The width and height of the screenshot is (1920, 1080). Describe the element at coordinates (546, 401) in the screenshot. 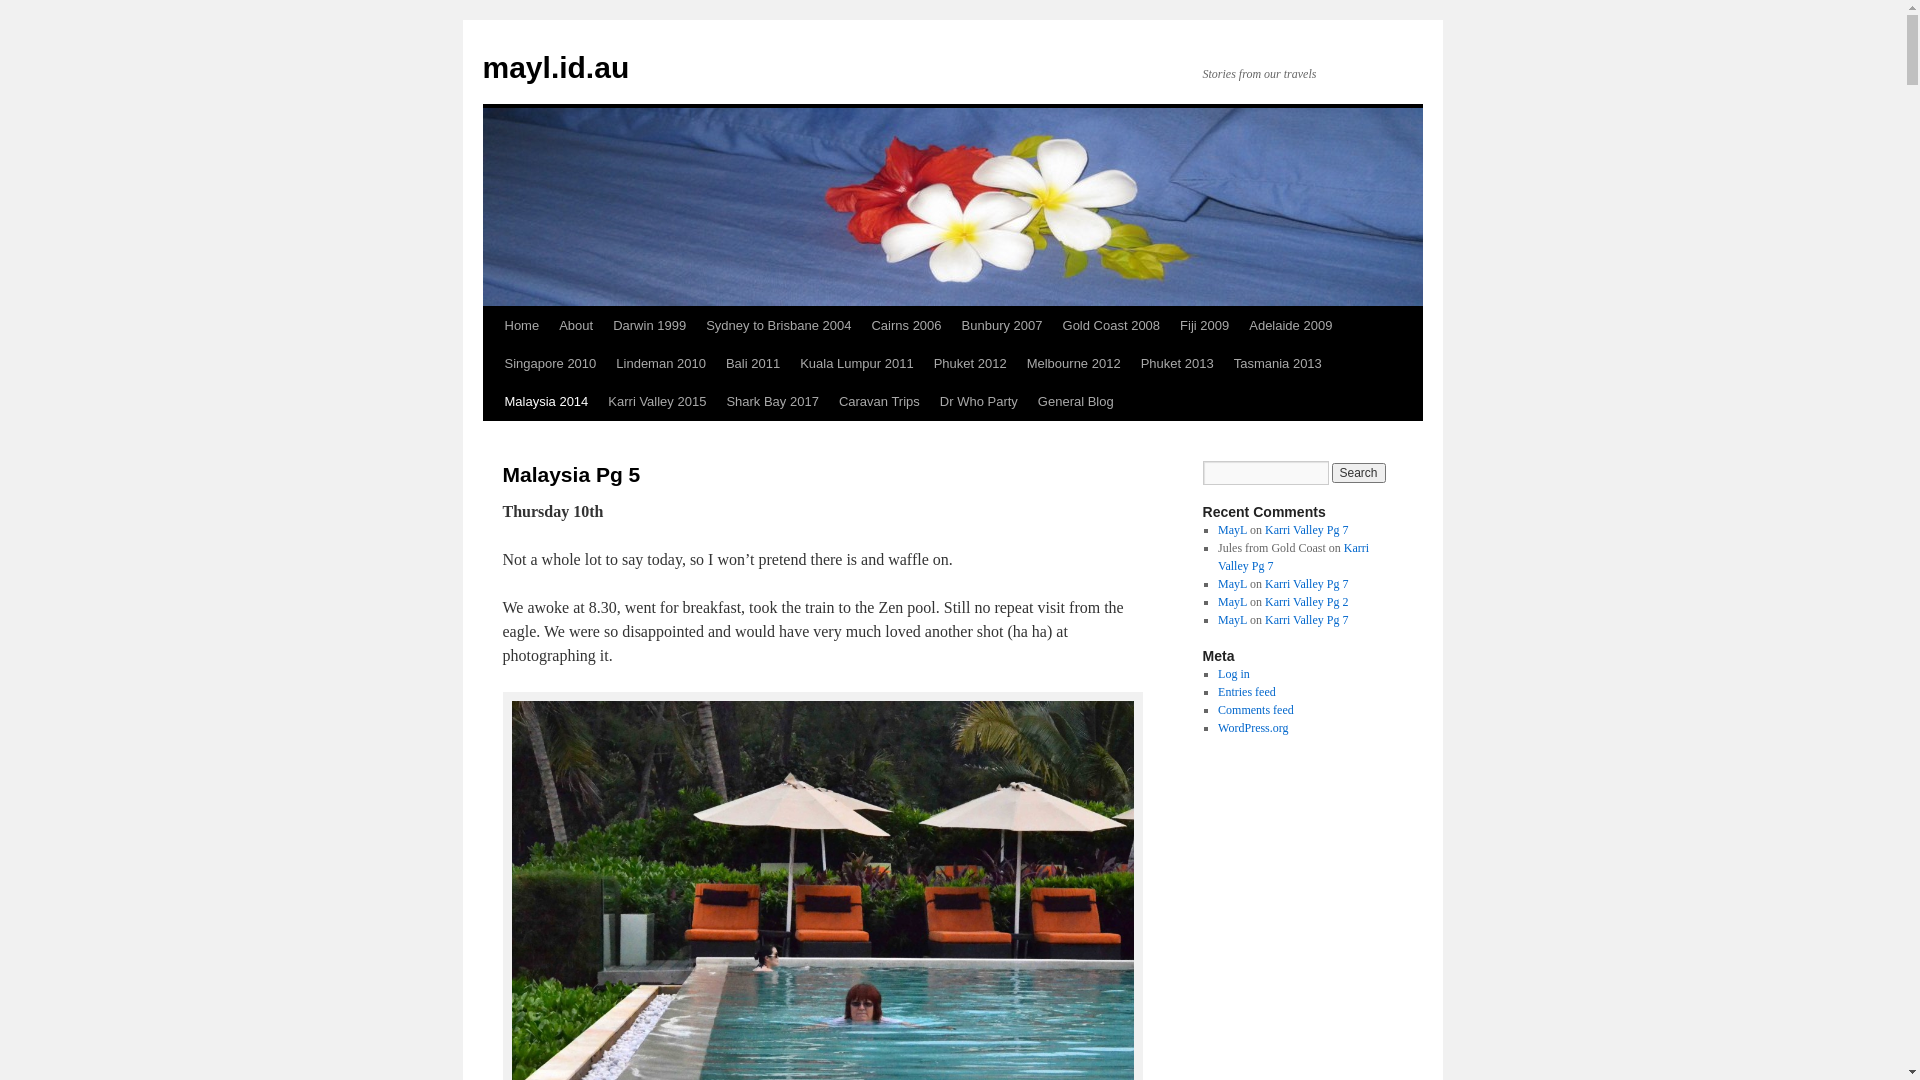

I see `'Malaysia 2014'` at that location.